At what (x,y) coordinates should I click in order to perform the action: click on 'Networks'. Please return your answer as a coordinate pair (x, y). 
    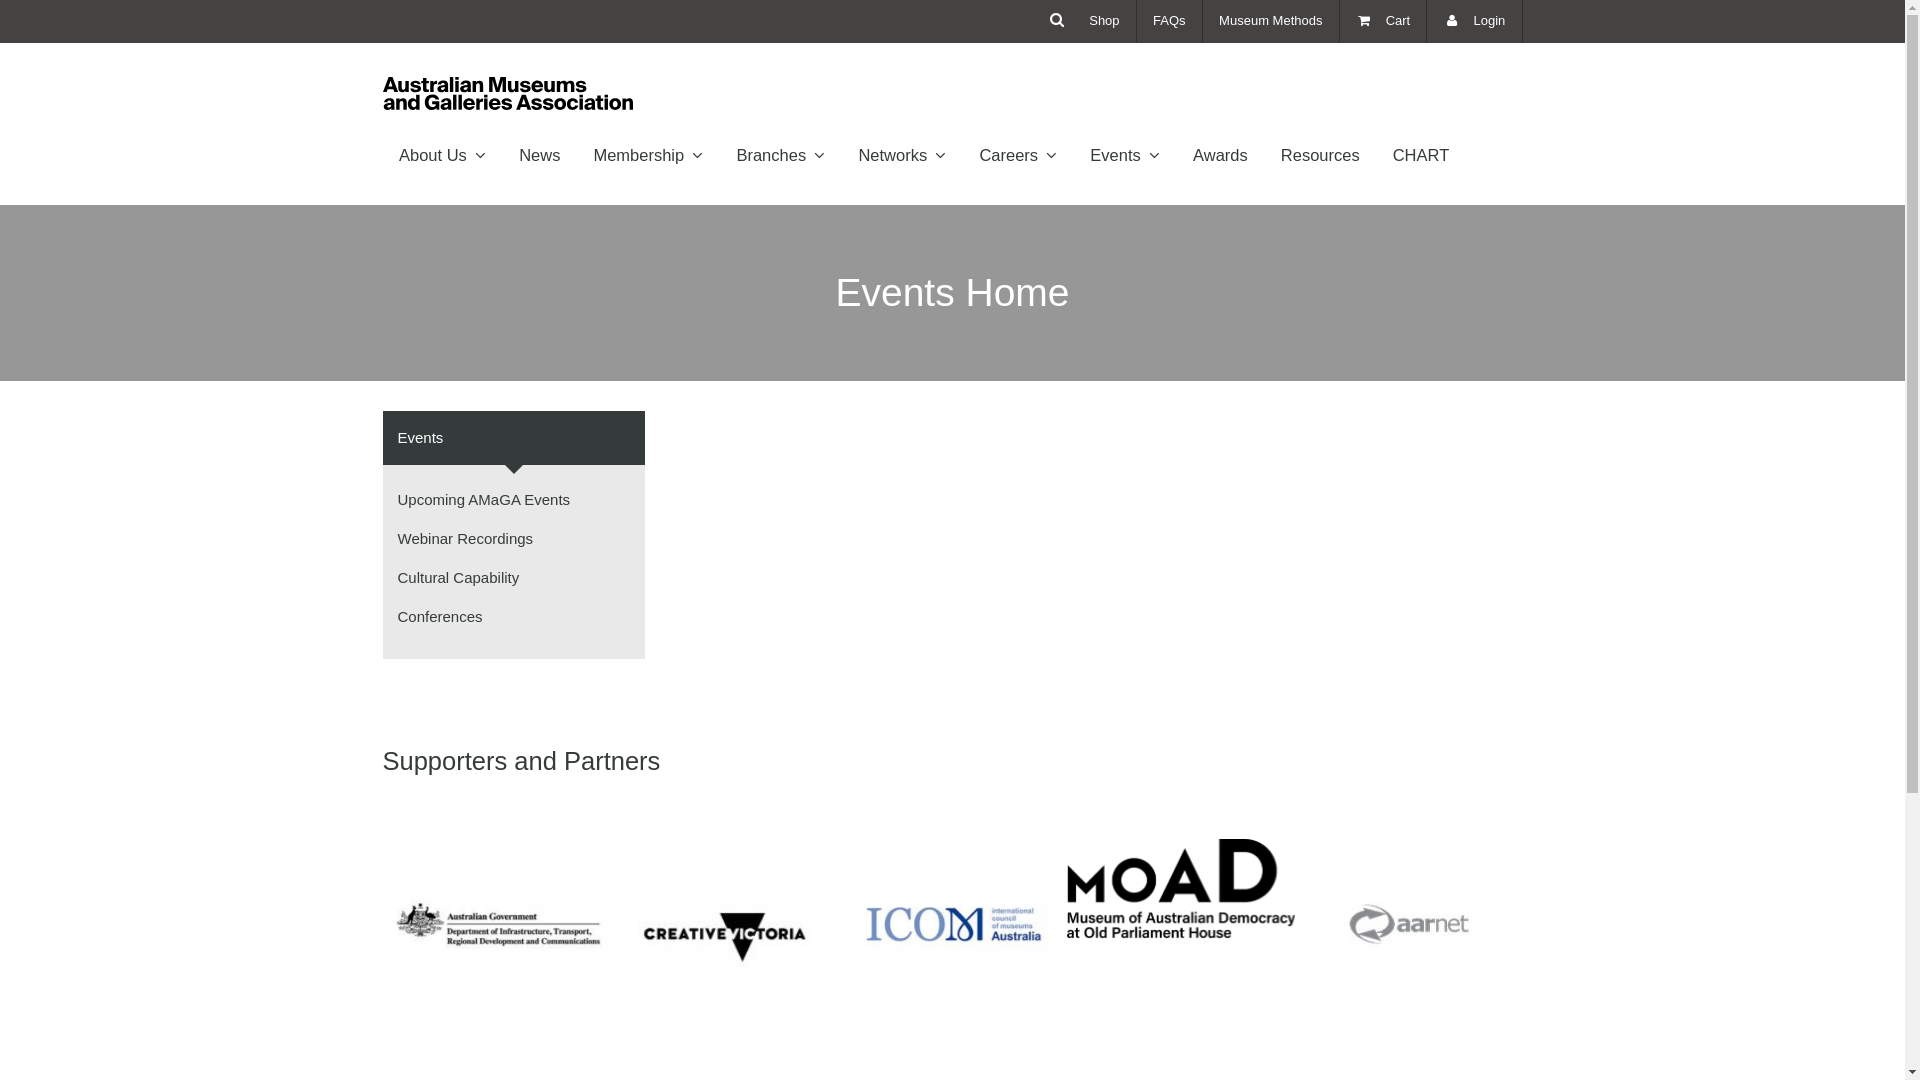
    Looking at the image, I should click on (901, 153).